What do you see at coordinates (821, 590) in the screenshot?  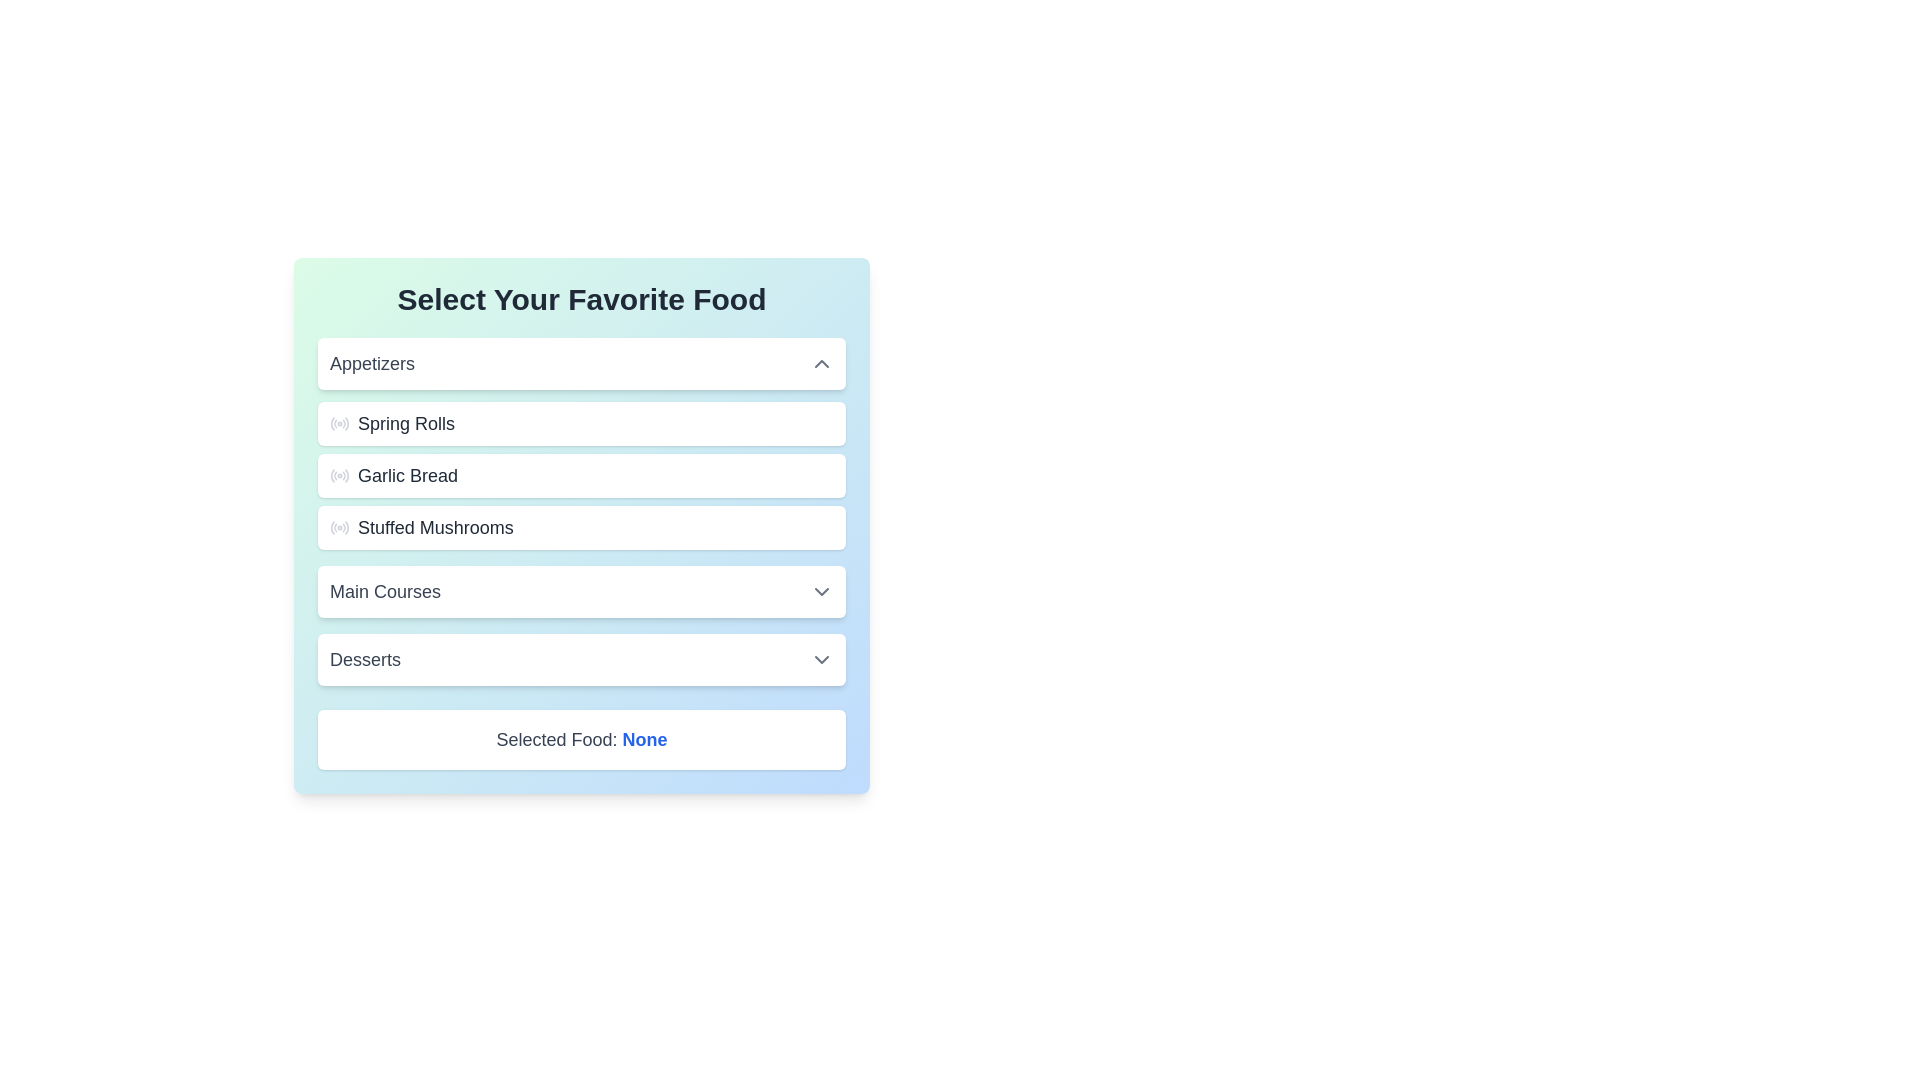 I see `the Dropdown toggle icon located on the right side of the 'Main Courses' section` at bounding box center [821, 590].